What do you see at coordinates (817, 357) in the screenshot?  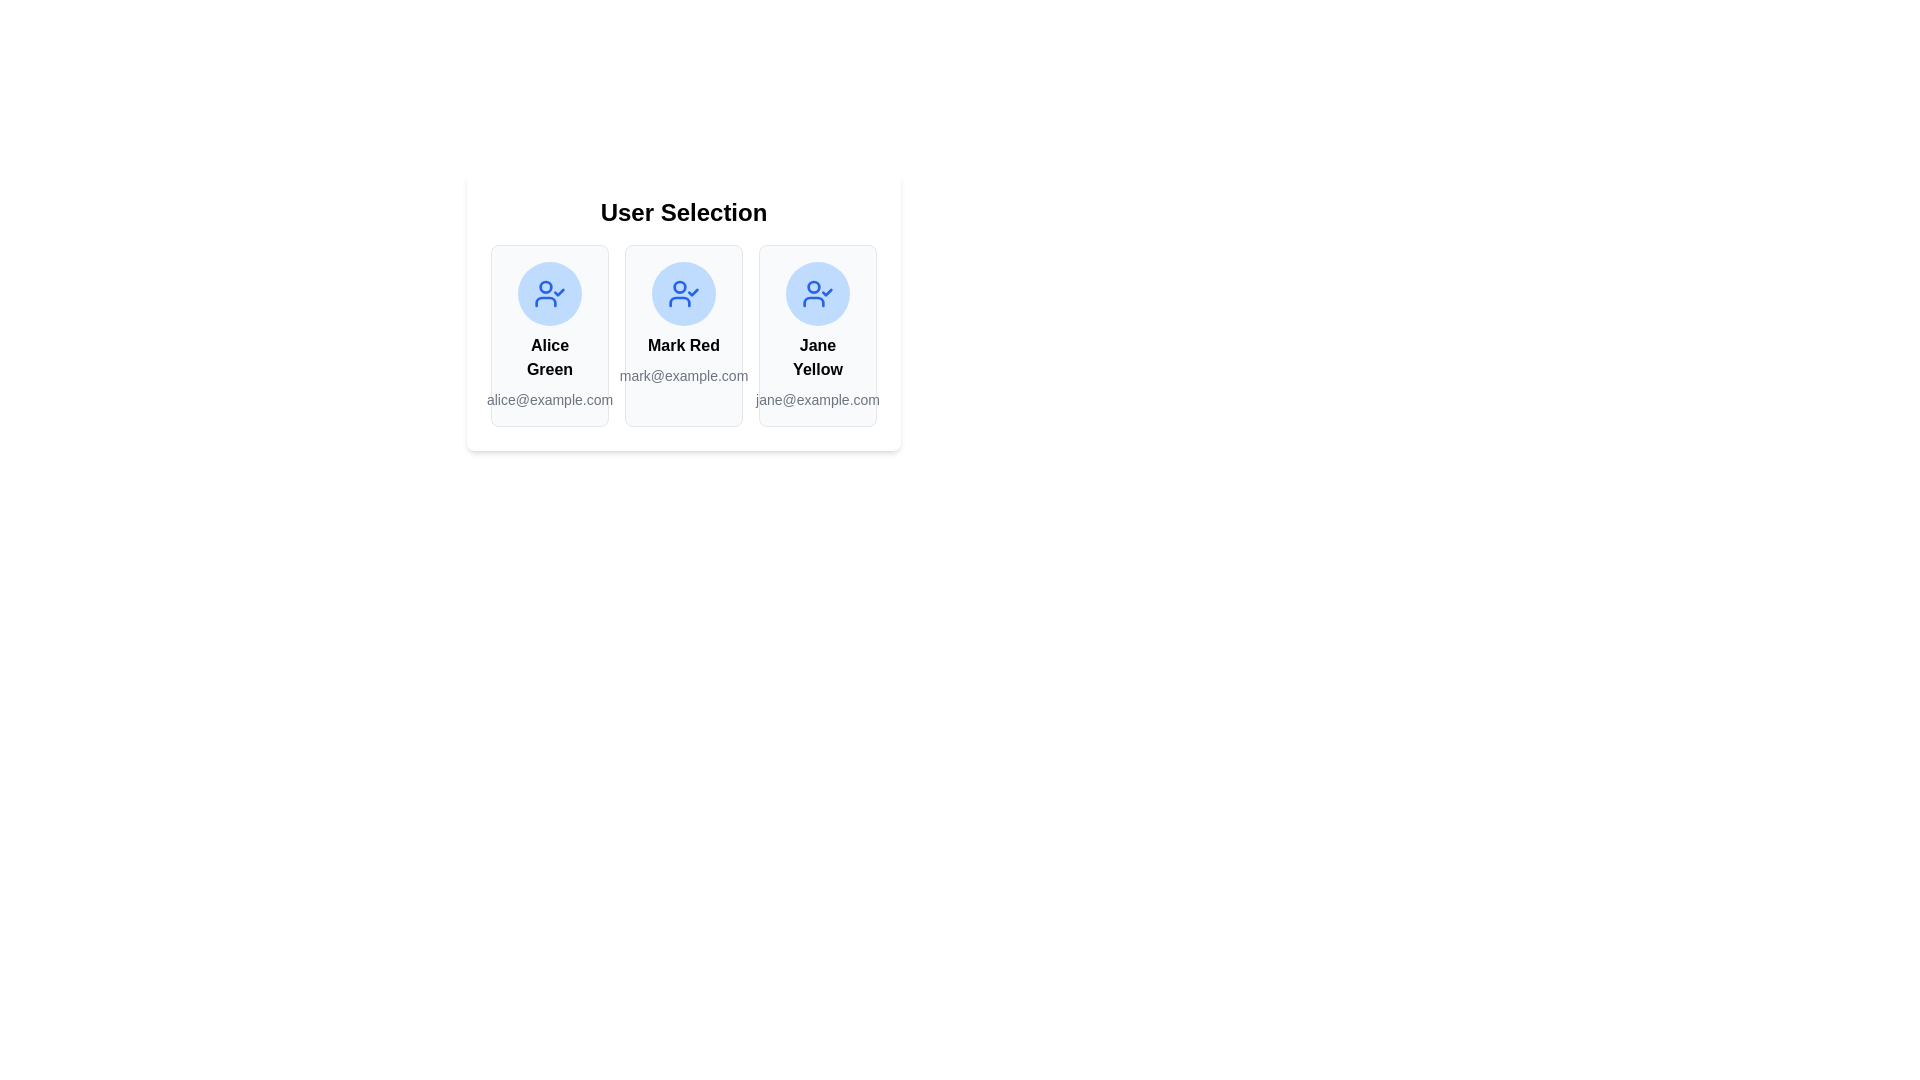 I see `the Text Label displaying the user's name in the third user profile card, which is positioned beneath an icon and above the email address 'jane@example.com'` at bounding box center [817, 357].